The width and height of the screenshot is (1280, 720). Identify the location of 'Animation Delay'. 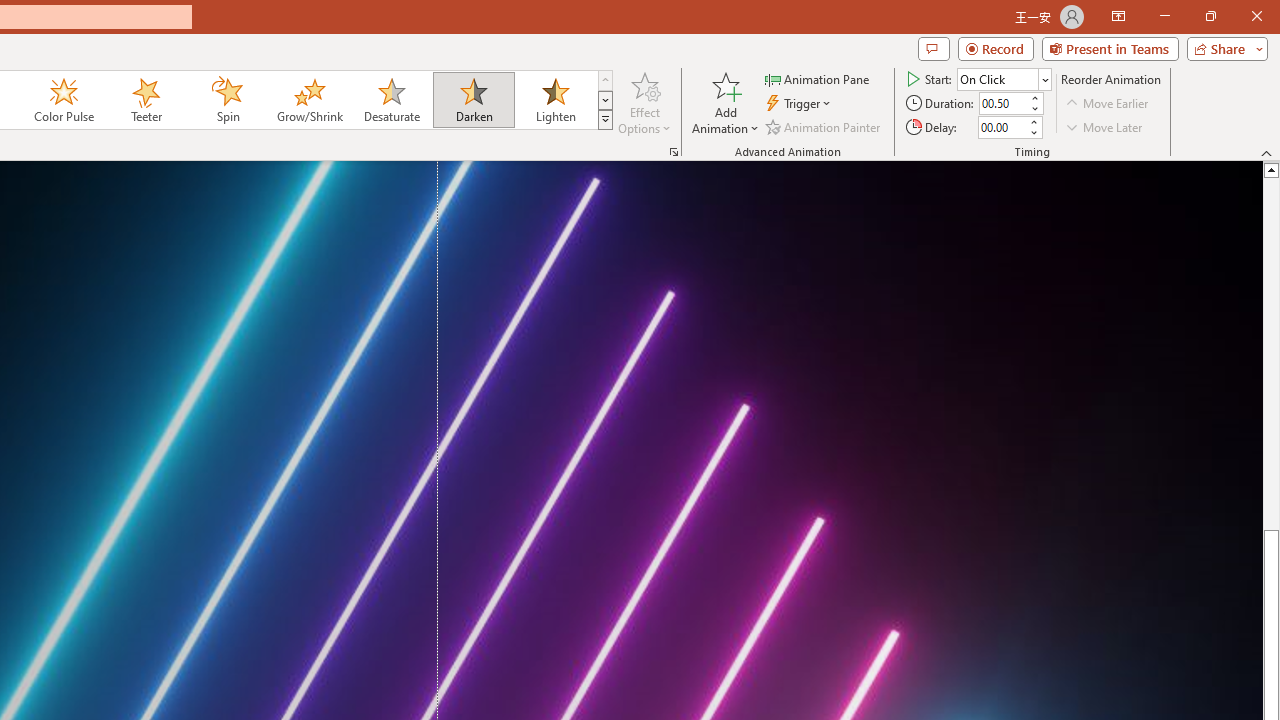
(1002, 127).